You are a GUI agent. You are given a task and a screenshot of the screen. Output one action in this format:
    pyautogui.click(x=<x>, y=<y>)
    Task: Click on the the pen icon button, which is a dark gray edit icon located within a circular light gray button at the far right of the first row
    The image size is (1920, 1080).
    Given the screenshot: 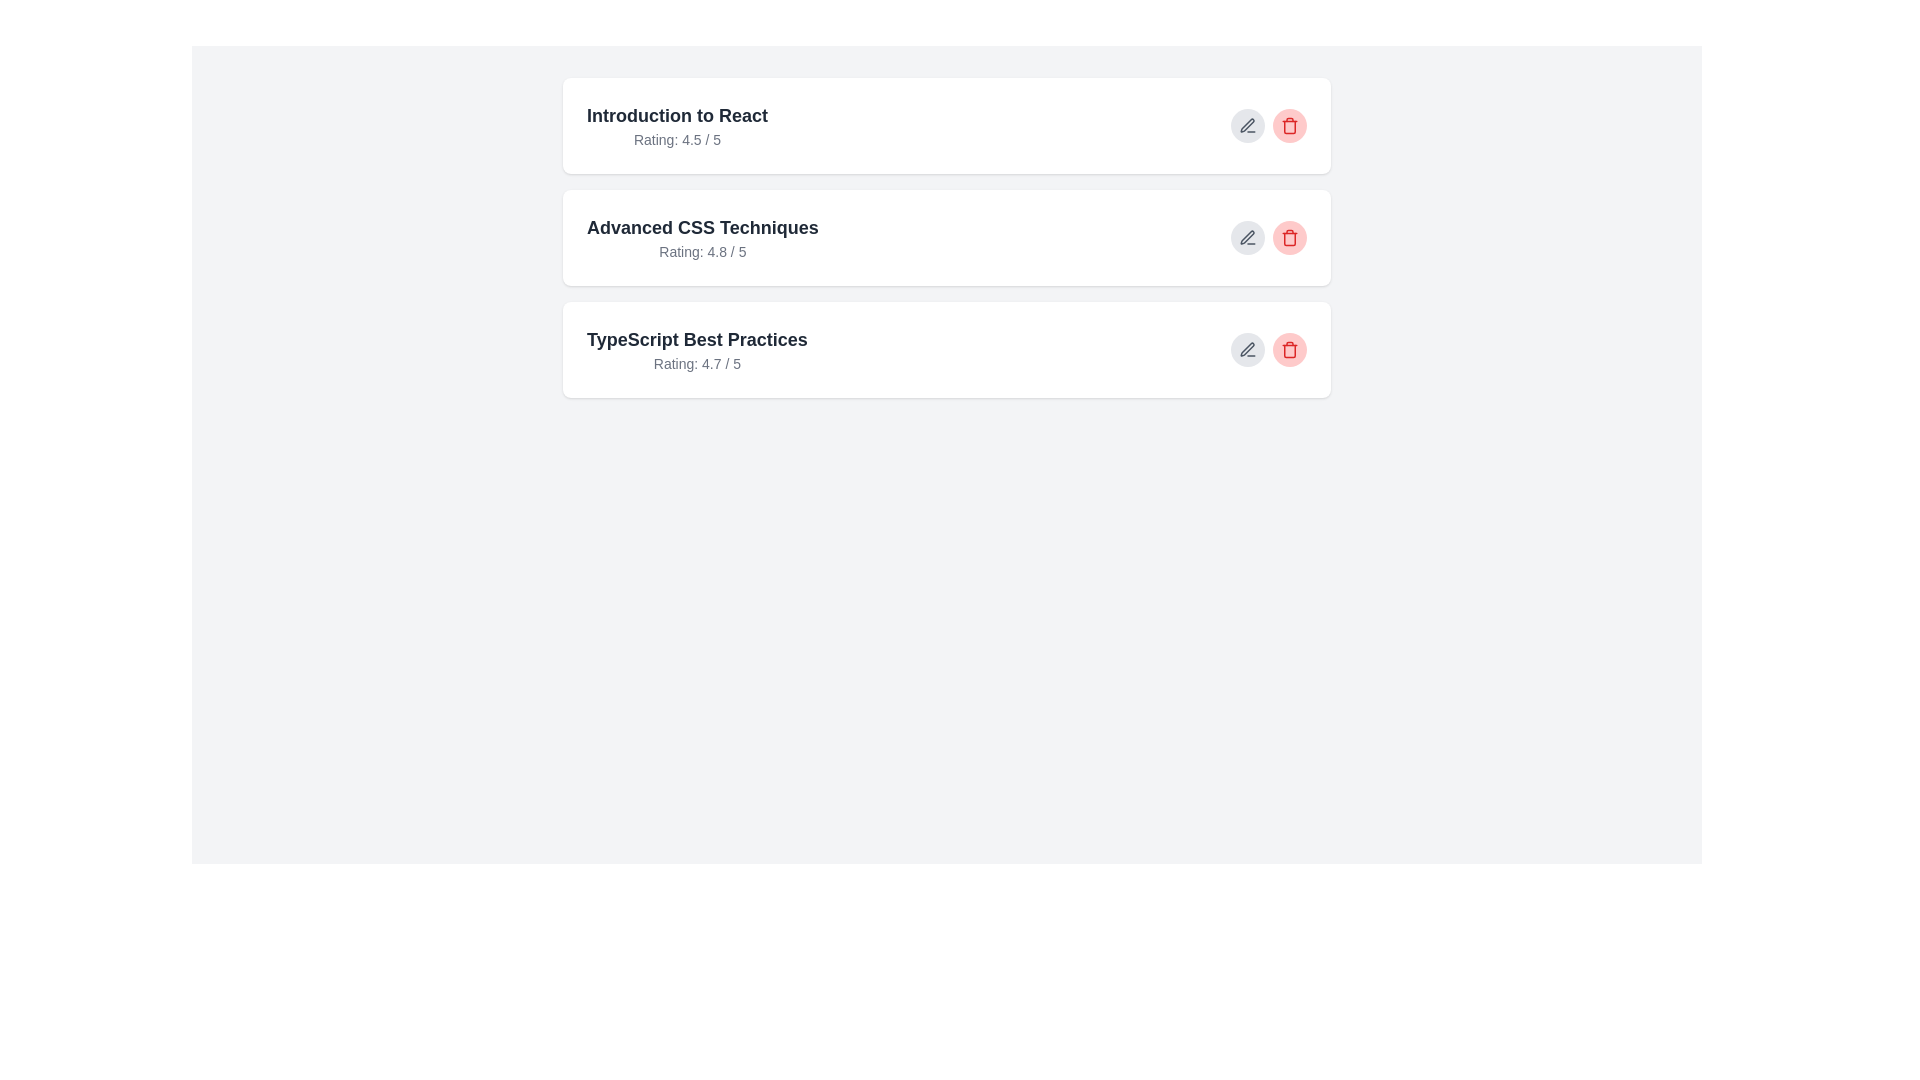 What is the action you would take?
    pyautogui.click(x=1247, y=126)
    